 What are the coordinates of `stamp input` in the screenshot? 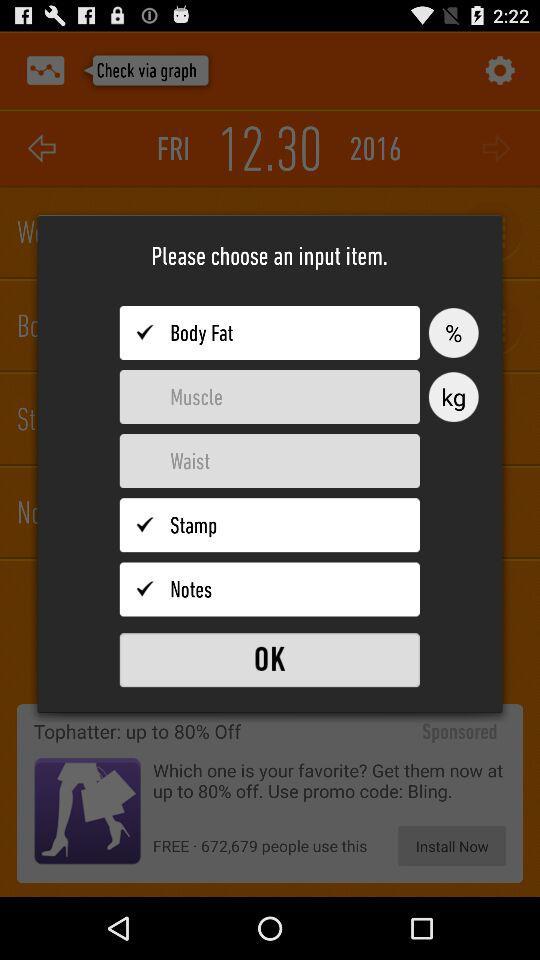 It's located at (269, 524).